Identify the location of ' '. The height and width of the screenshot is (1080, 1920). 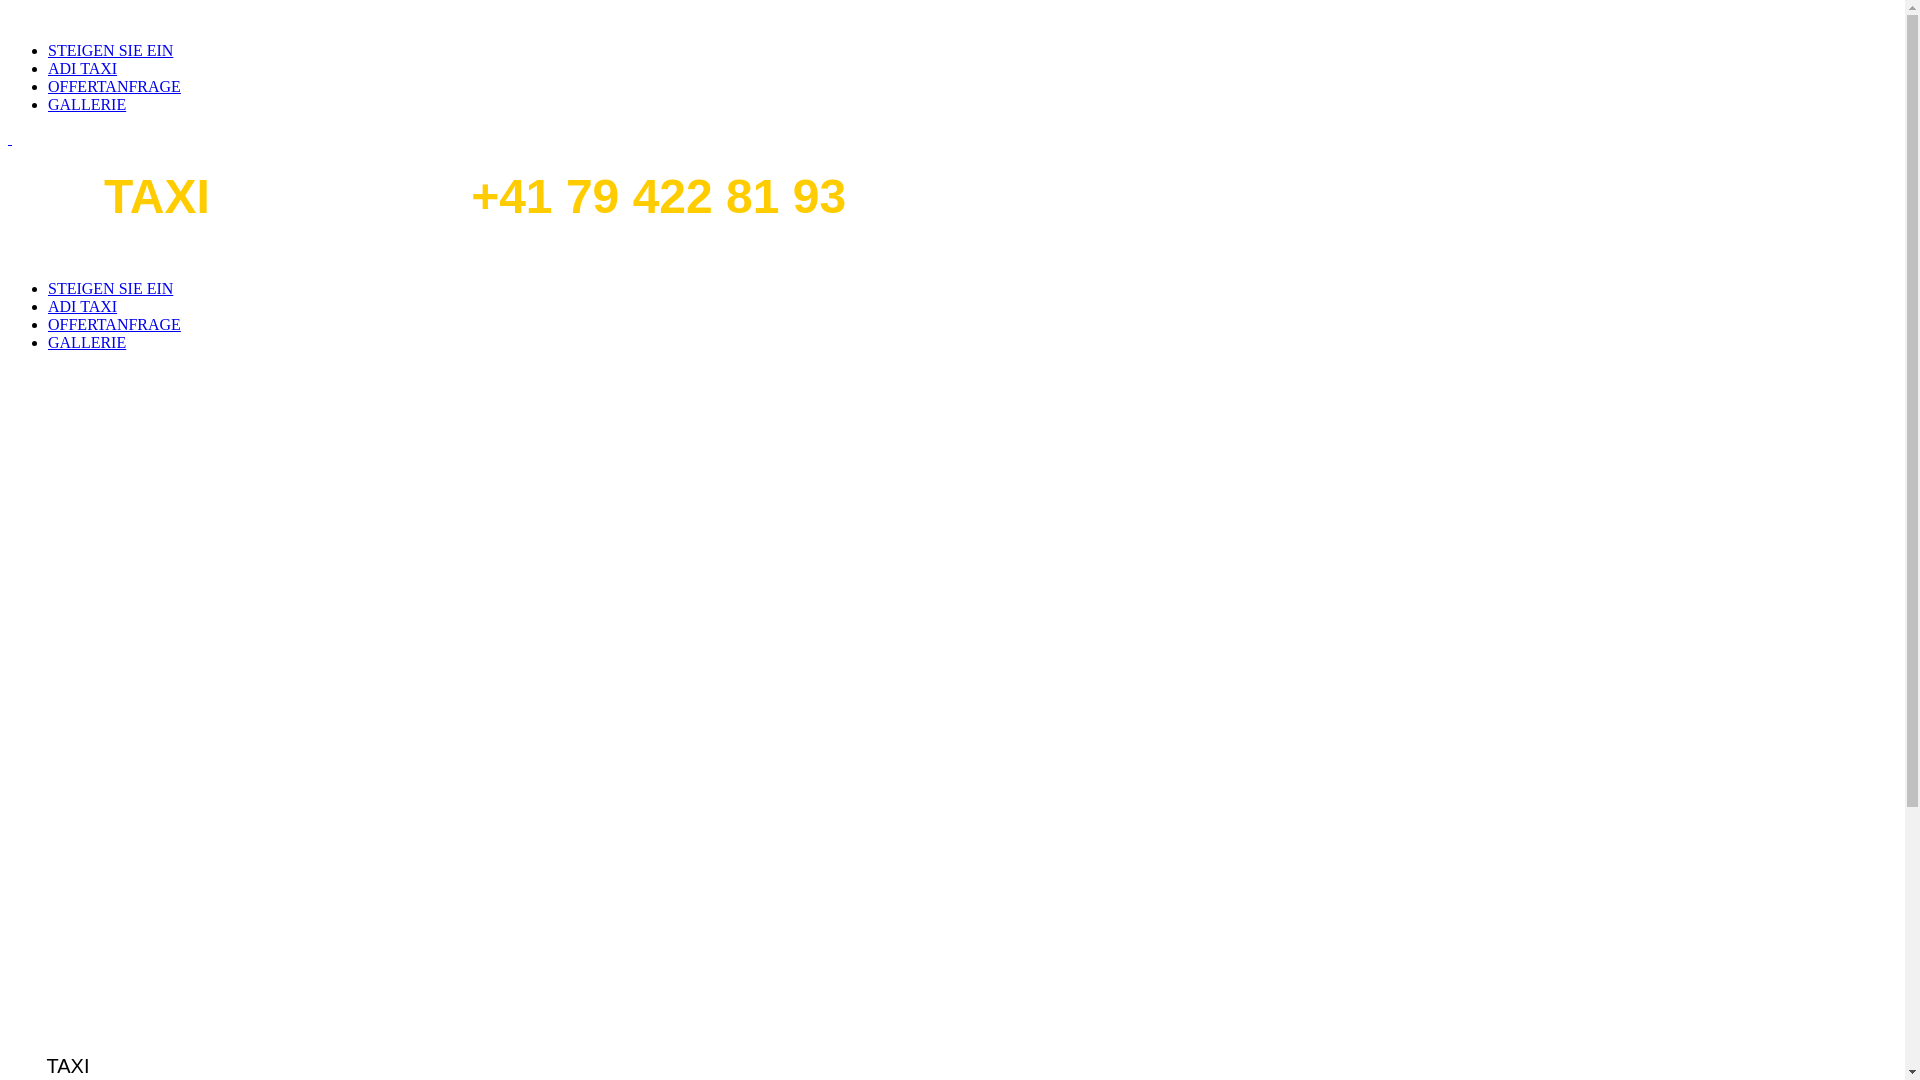
(9, 137).